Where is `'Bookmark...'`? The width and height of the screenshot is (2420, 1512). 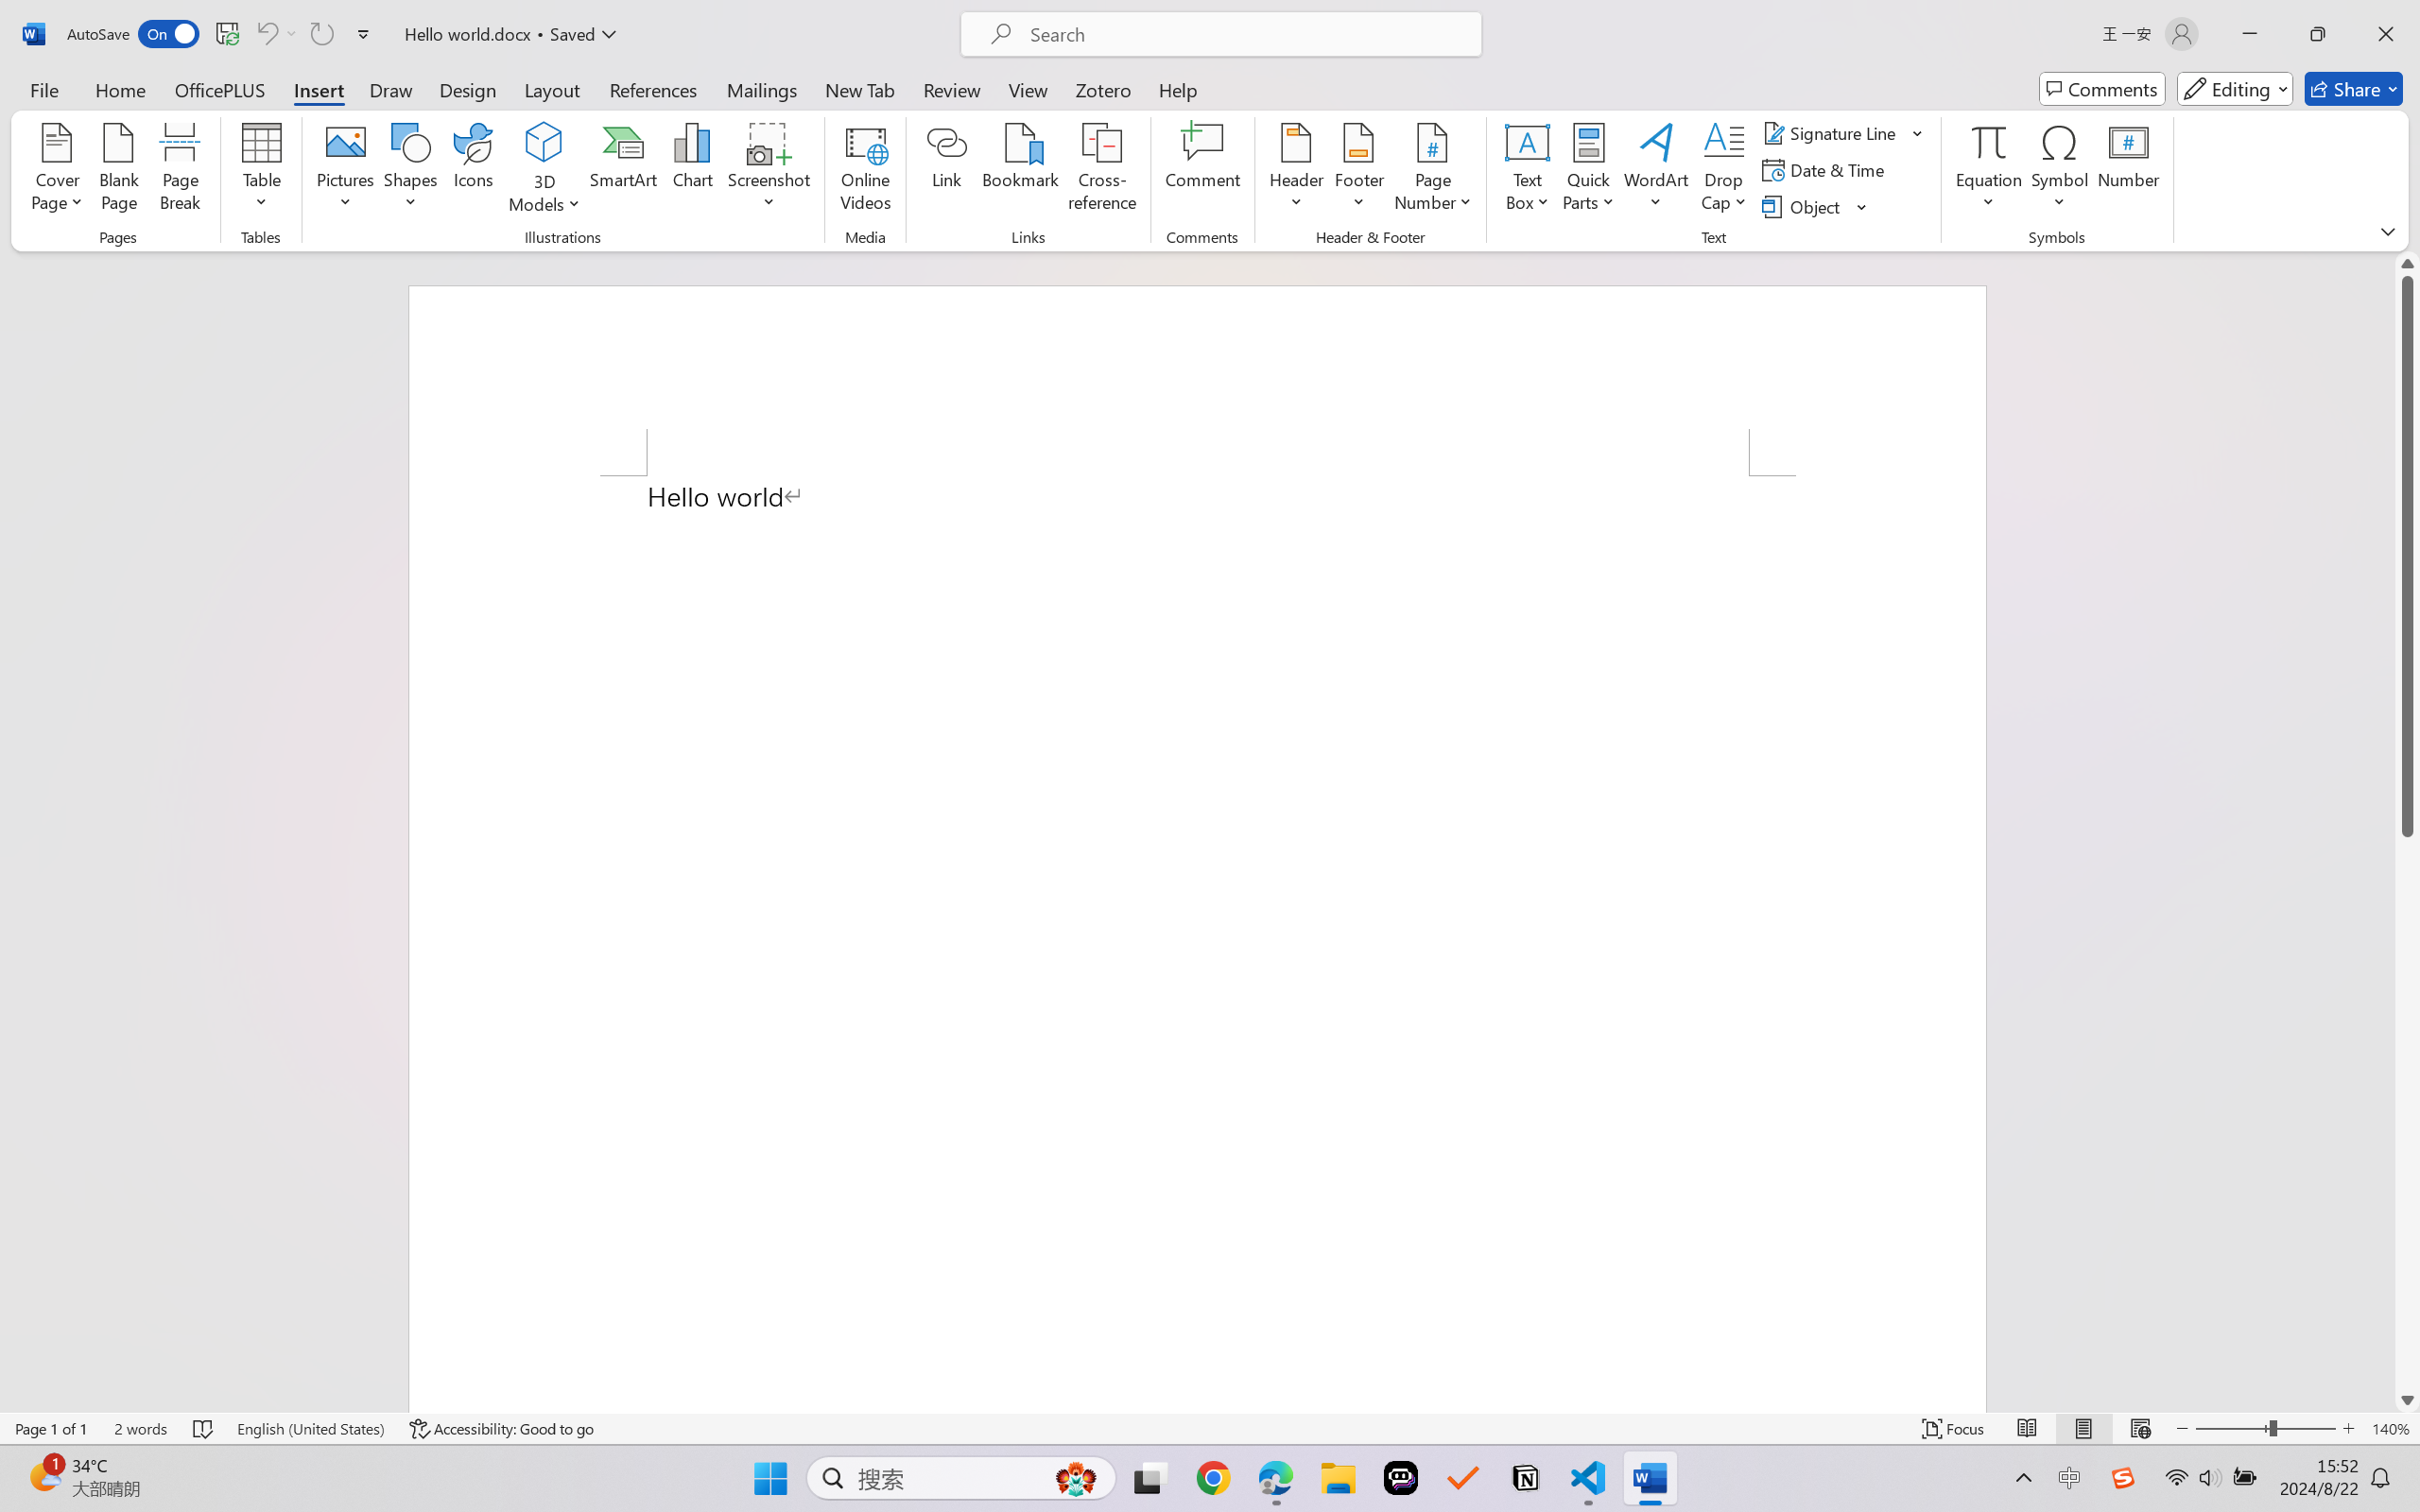 'Bookmark...' is located at coordinates (1020, 170).